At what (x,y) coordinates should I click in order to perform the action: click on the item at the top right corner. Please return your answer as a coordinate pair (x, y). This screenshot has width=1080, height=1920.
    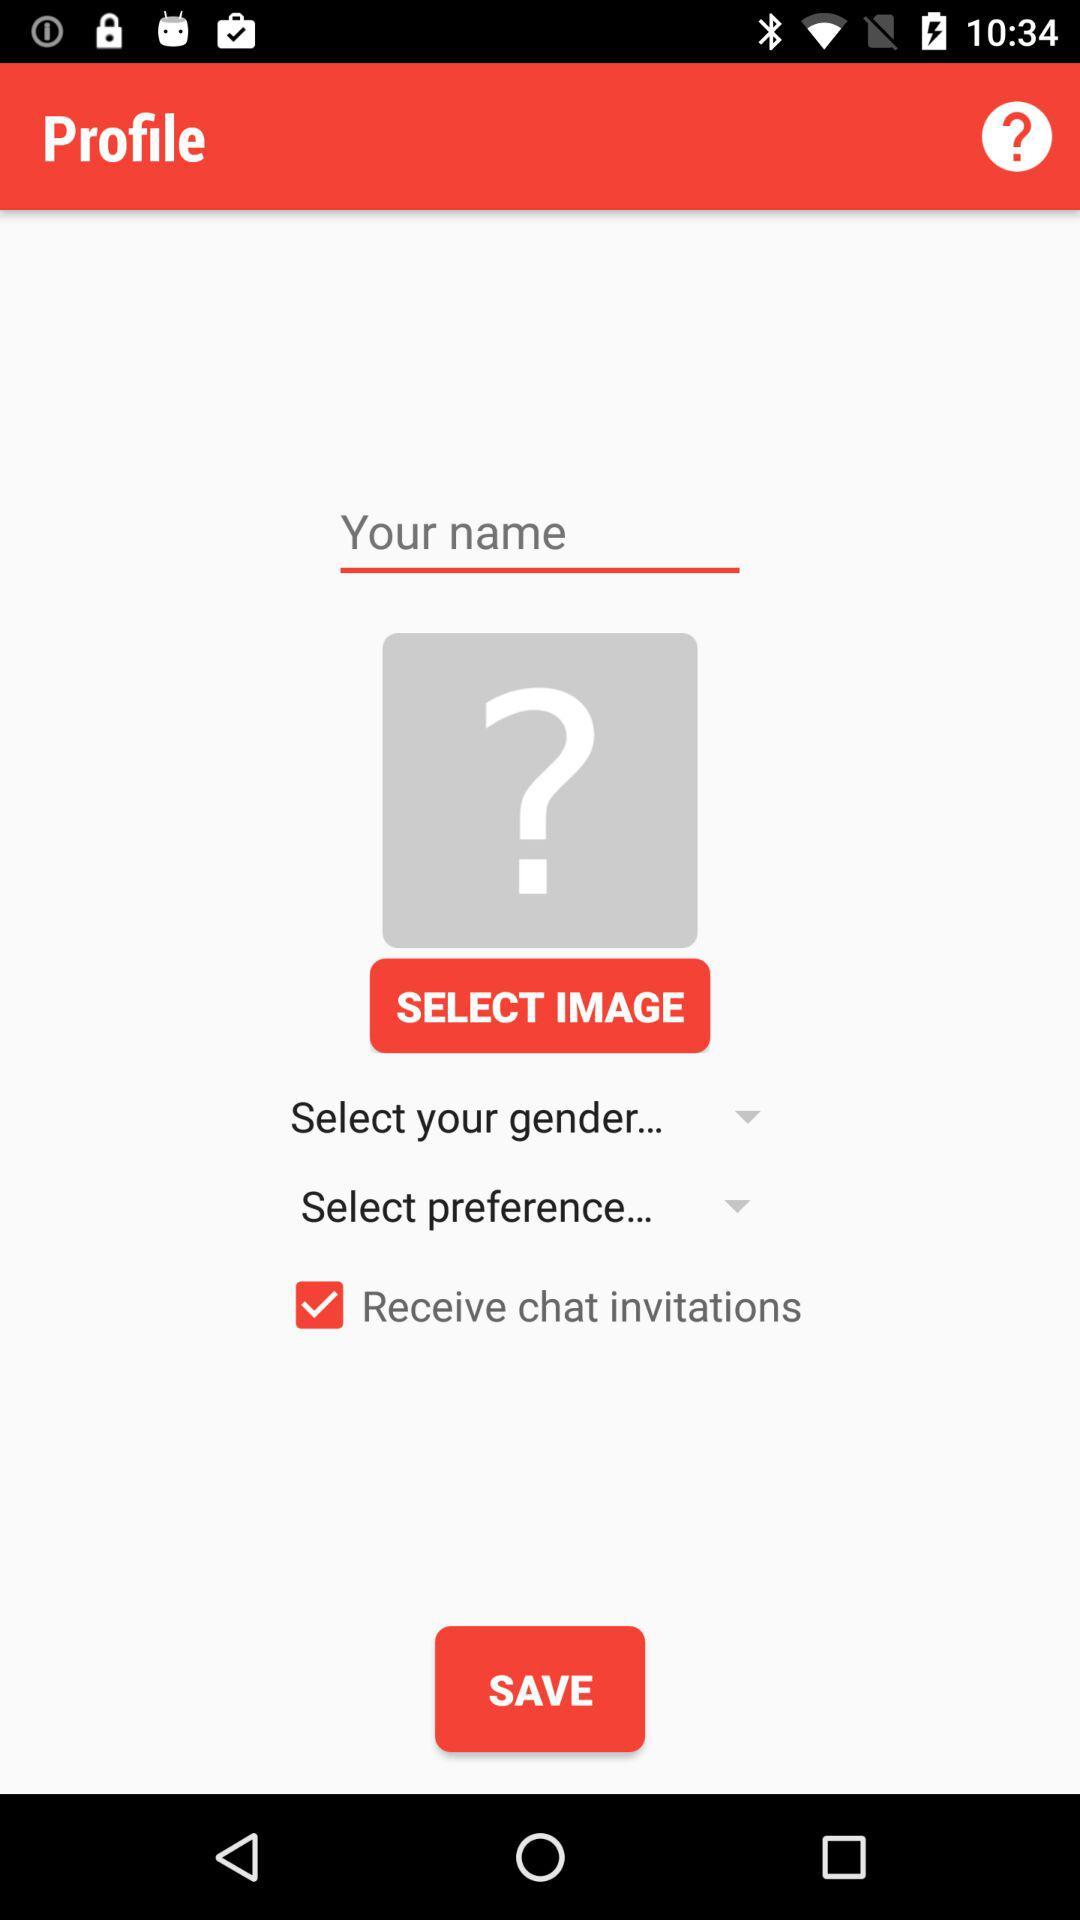
    Looking at the image, I should click on (1017, 135).